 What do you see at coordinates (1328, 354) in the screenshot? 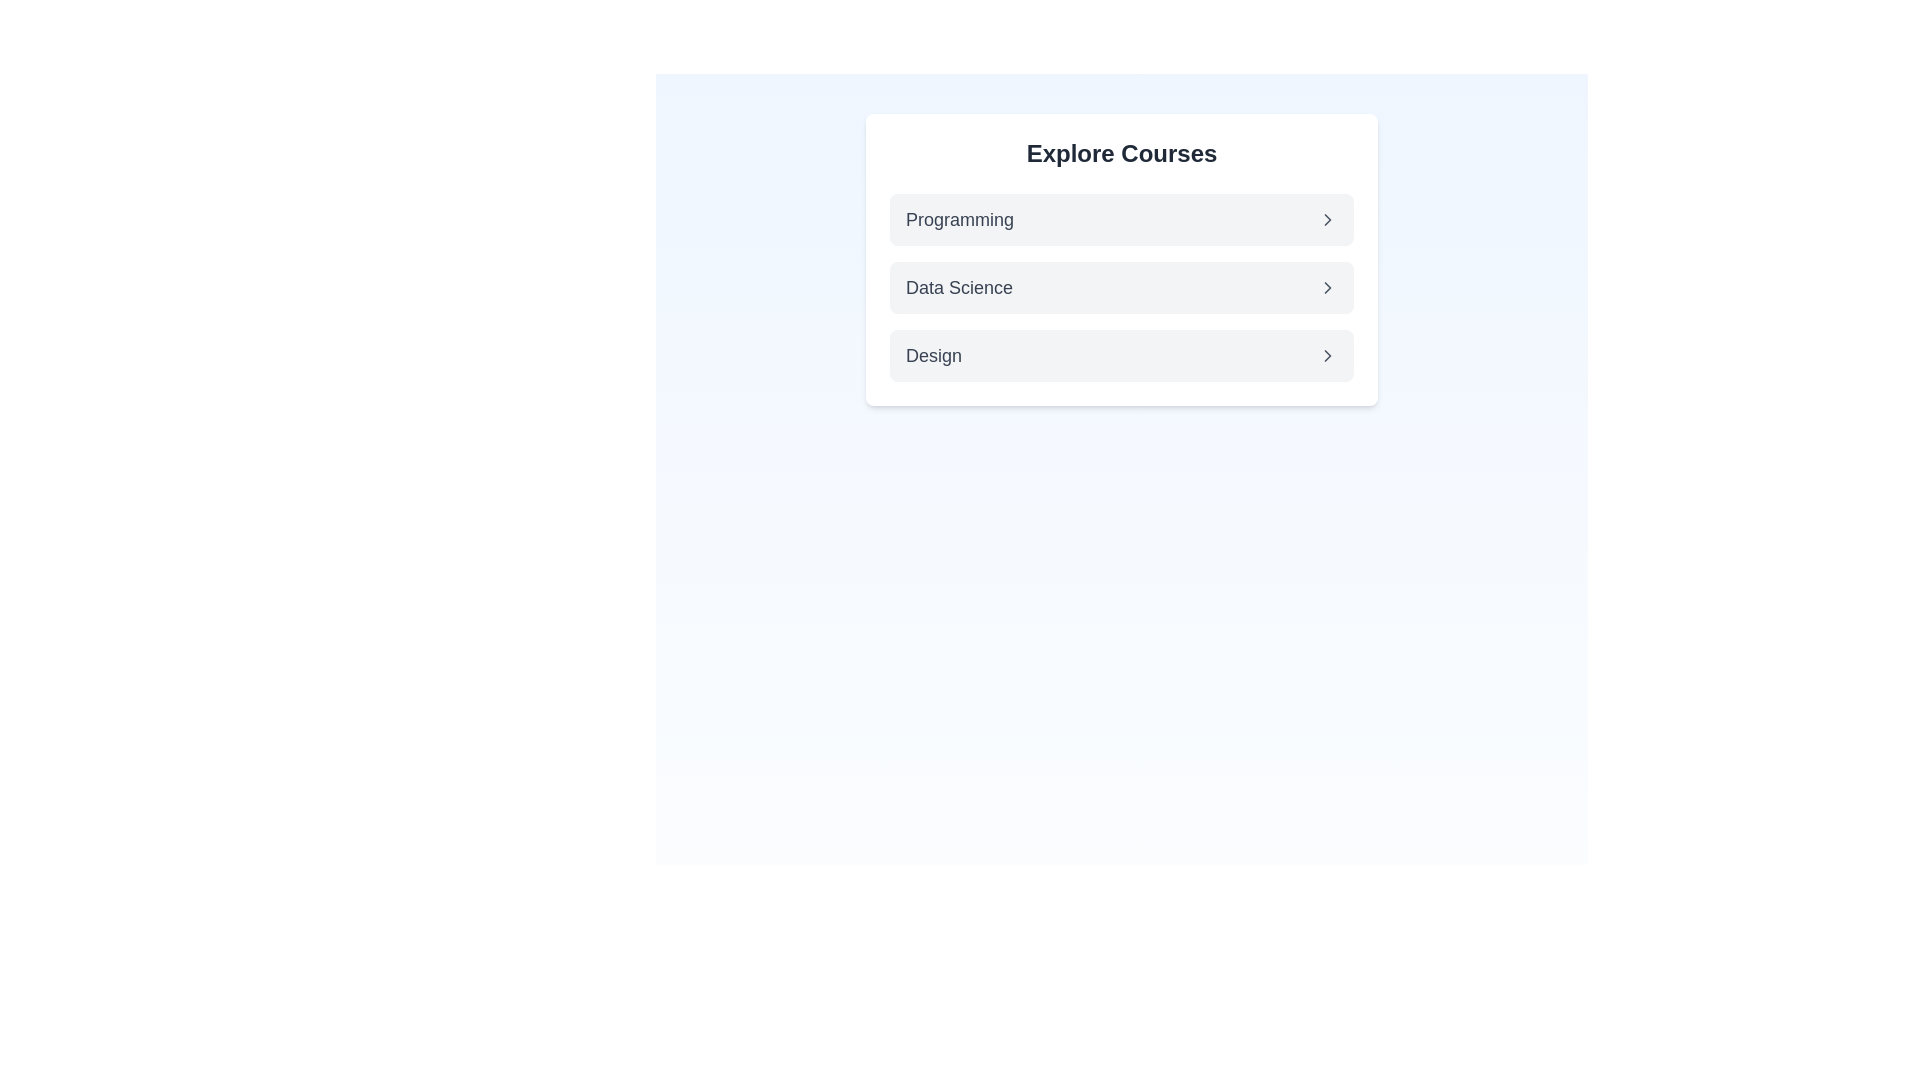
I see `the rightward pointing chevron icon that is located to the right of the text 'Design' in the 'Explore Courses' list` at bounding box center [1328, 354].